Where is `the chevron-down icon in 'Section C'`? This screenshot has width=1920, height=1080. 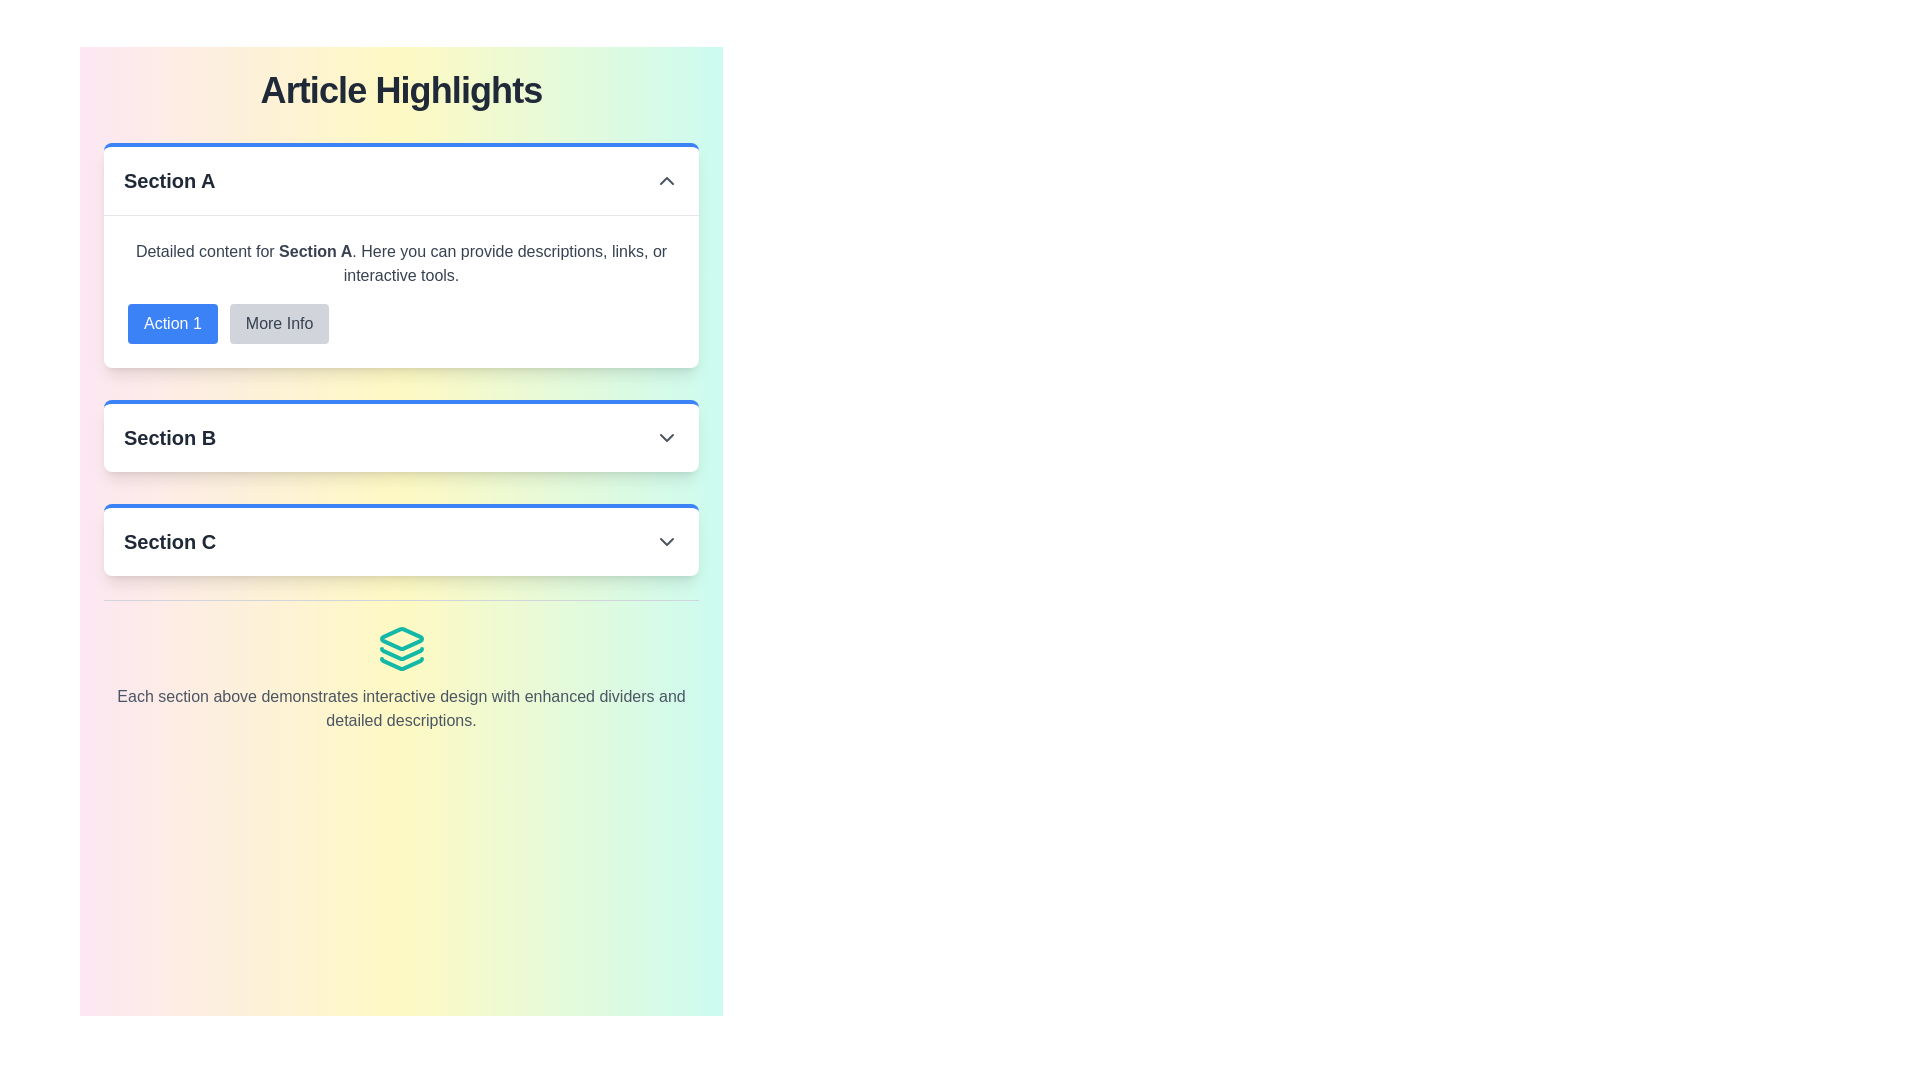
the chevron-down icon in 'Section C' is located at coordinates (667, 542).